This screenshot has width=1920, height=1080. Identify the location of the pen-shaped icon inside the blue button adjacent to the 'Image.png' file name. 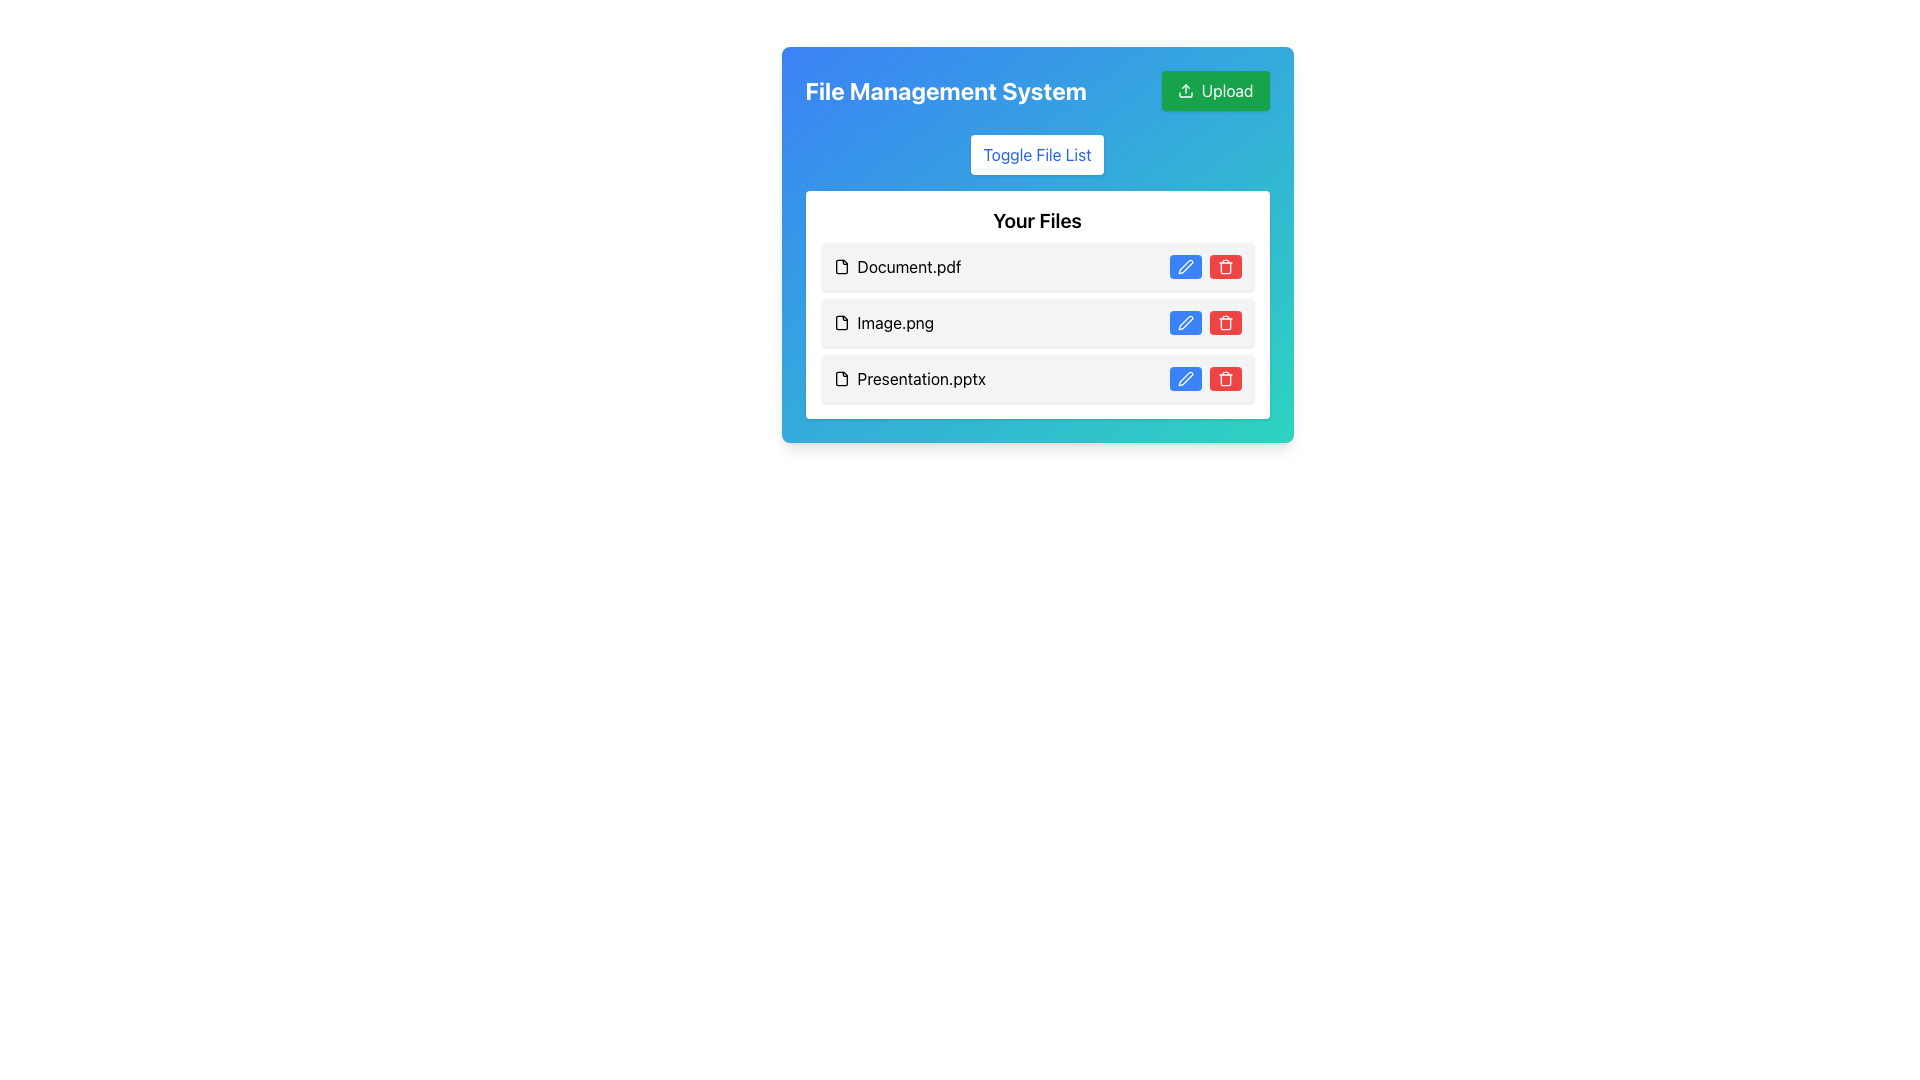
(1185, 322).